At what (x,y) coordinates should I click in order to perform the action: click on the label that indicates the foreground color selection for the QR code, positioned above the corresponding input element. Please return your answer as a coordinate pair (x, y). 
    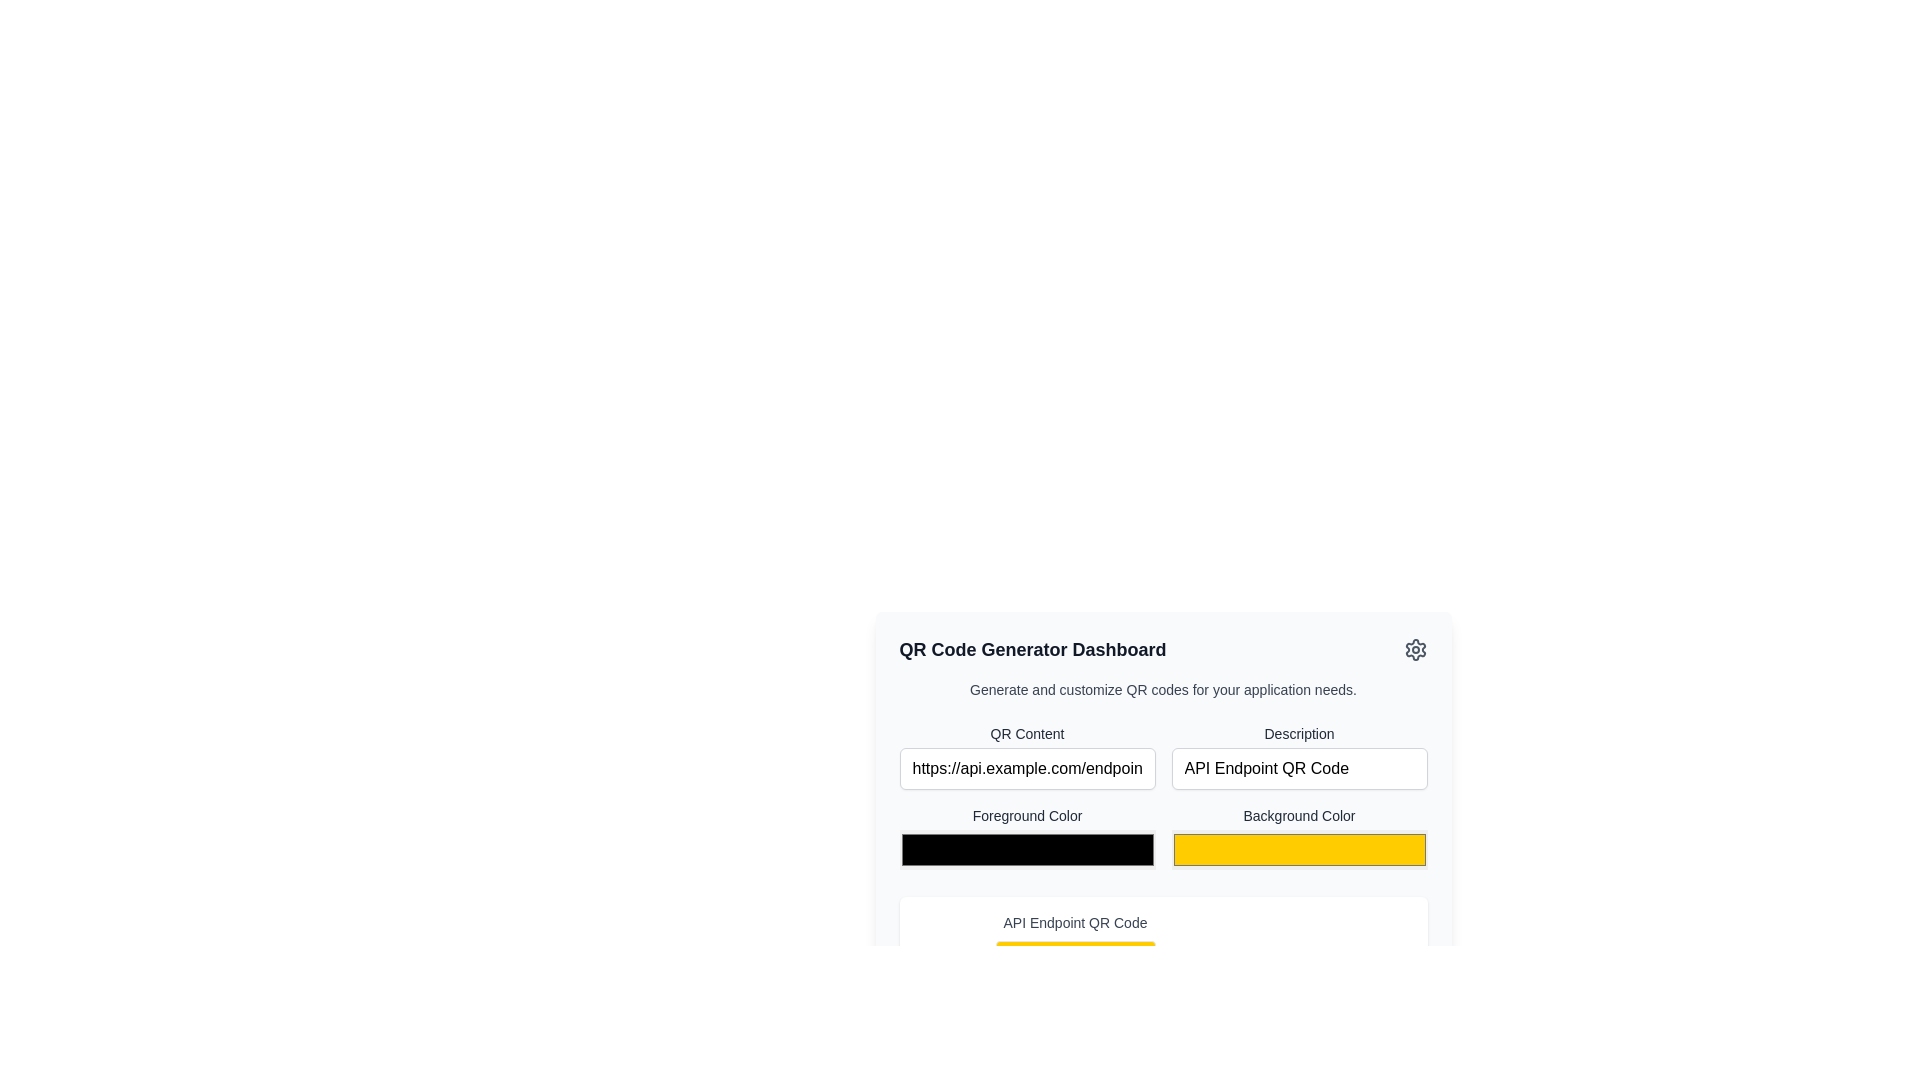
    Looking at the image, I should click on (1027, 816).